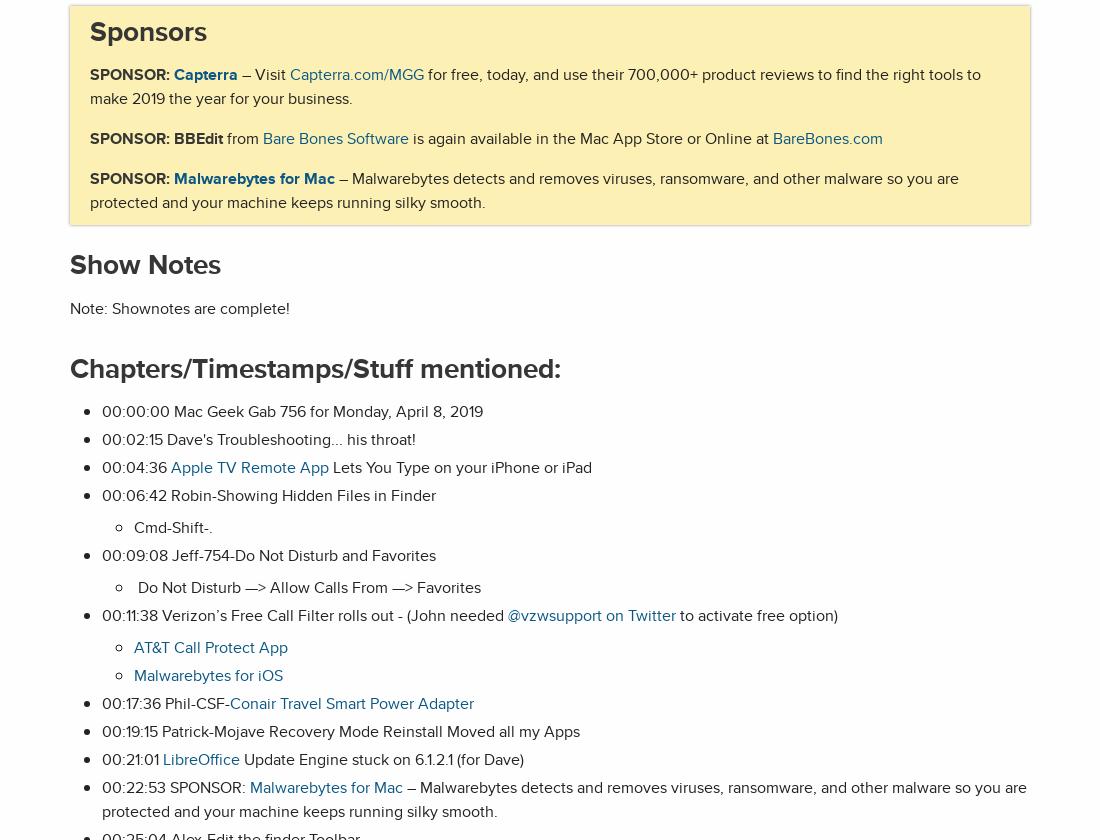 The width and height of the screenshot is (1100, 840). What do you see at coordinates (408, 138) in the screenshot?
I see `'is again available in the Mac App Store or Online at'` at bounding box center [408, 138].